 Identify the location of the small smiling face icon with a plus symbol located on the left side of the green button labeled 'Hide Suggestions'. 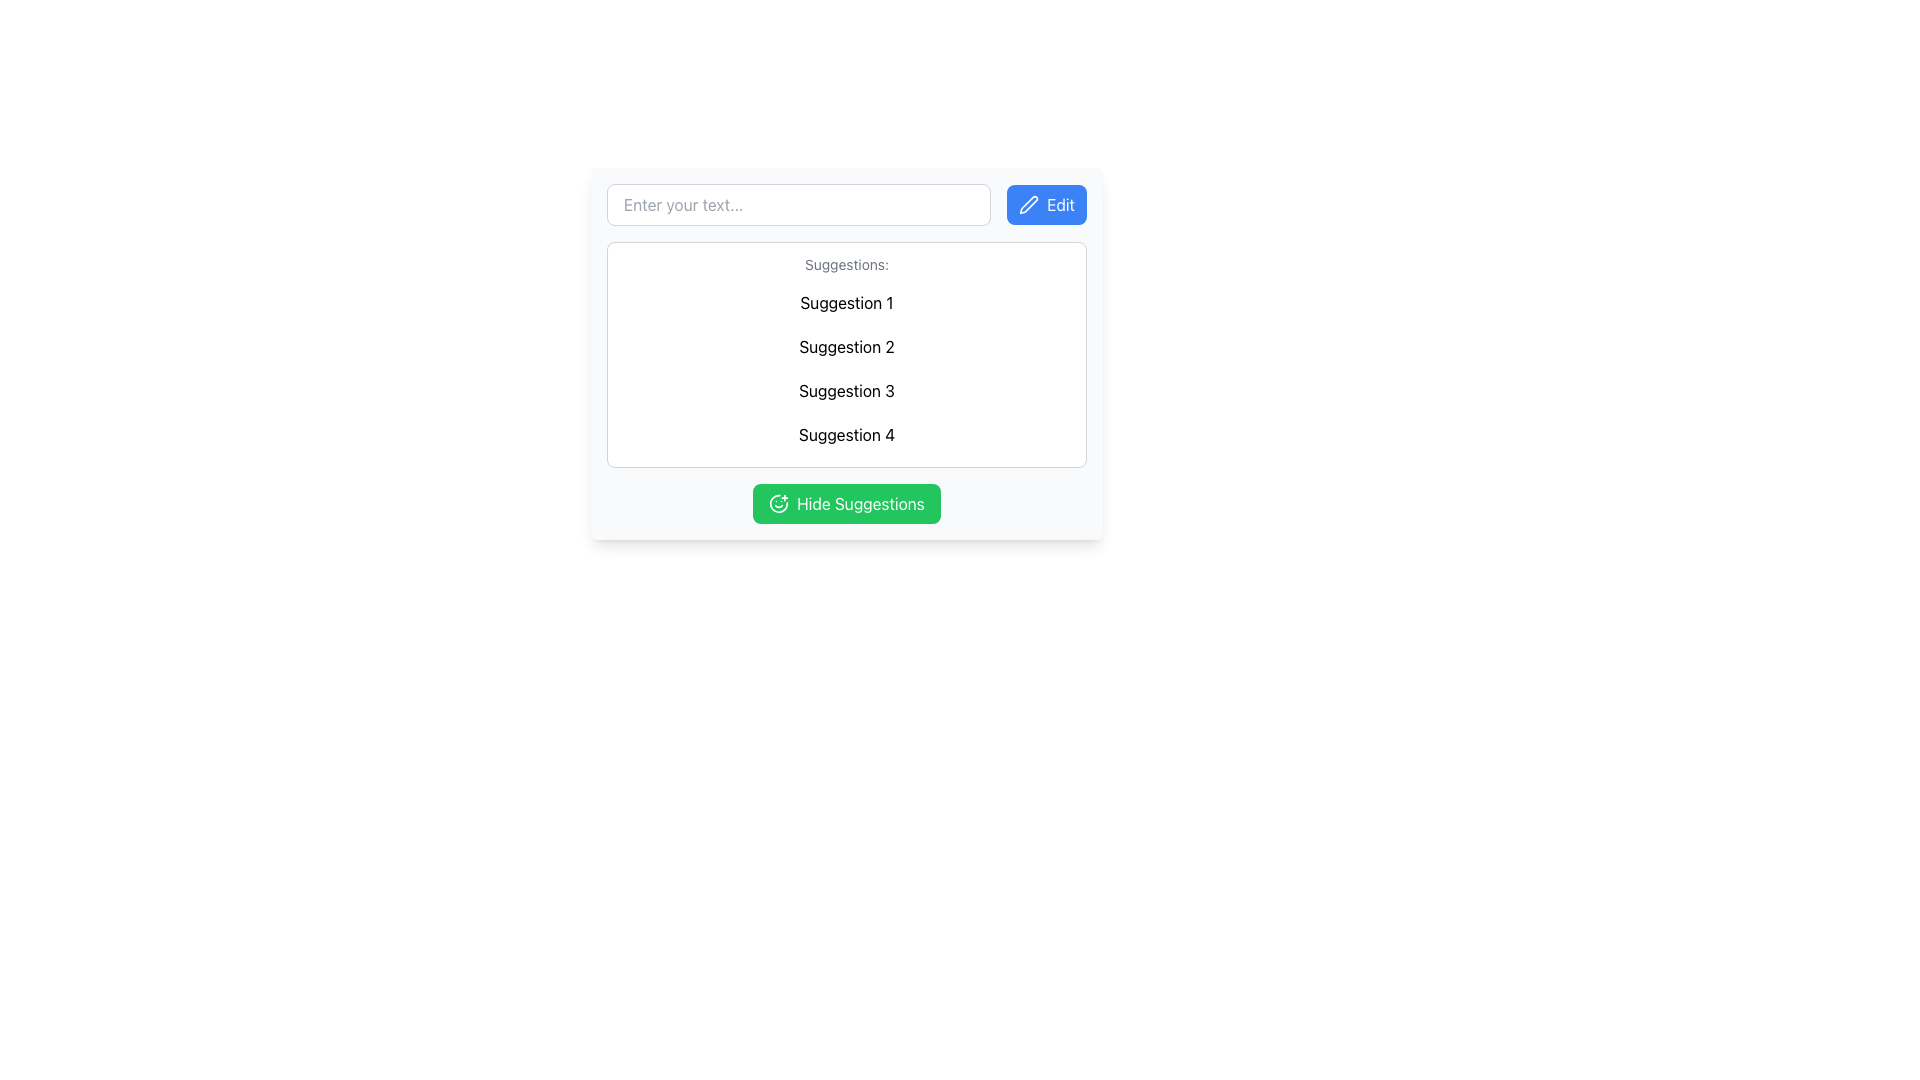
(778, 503).